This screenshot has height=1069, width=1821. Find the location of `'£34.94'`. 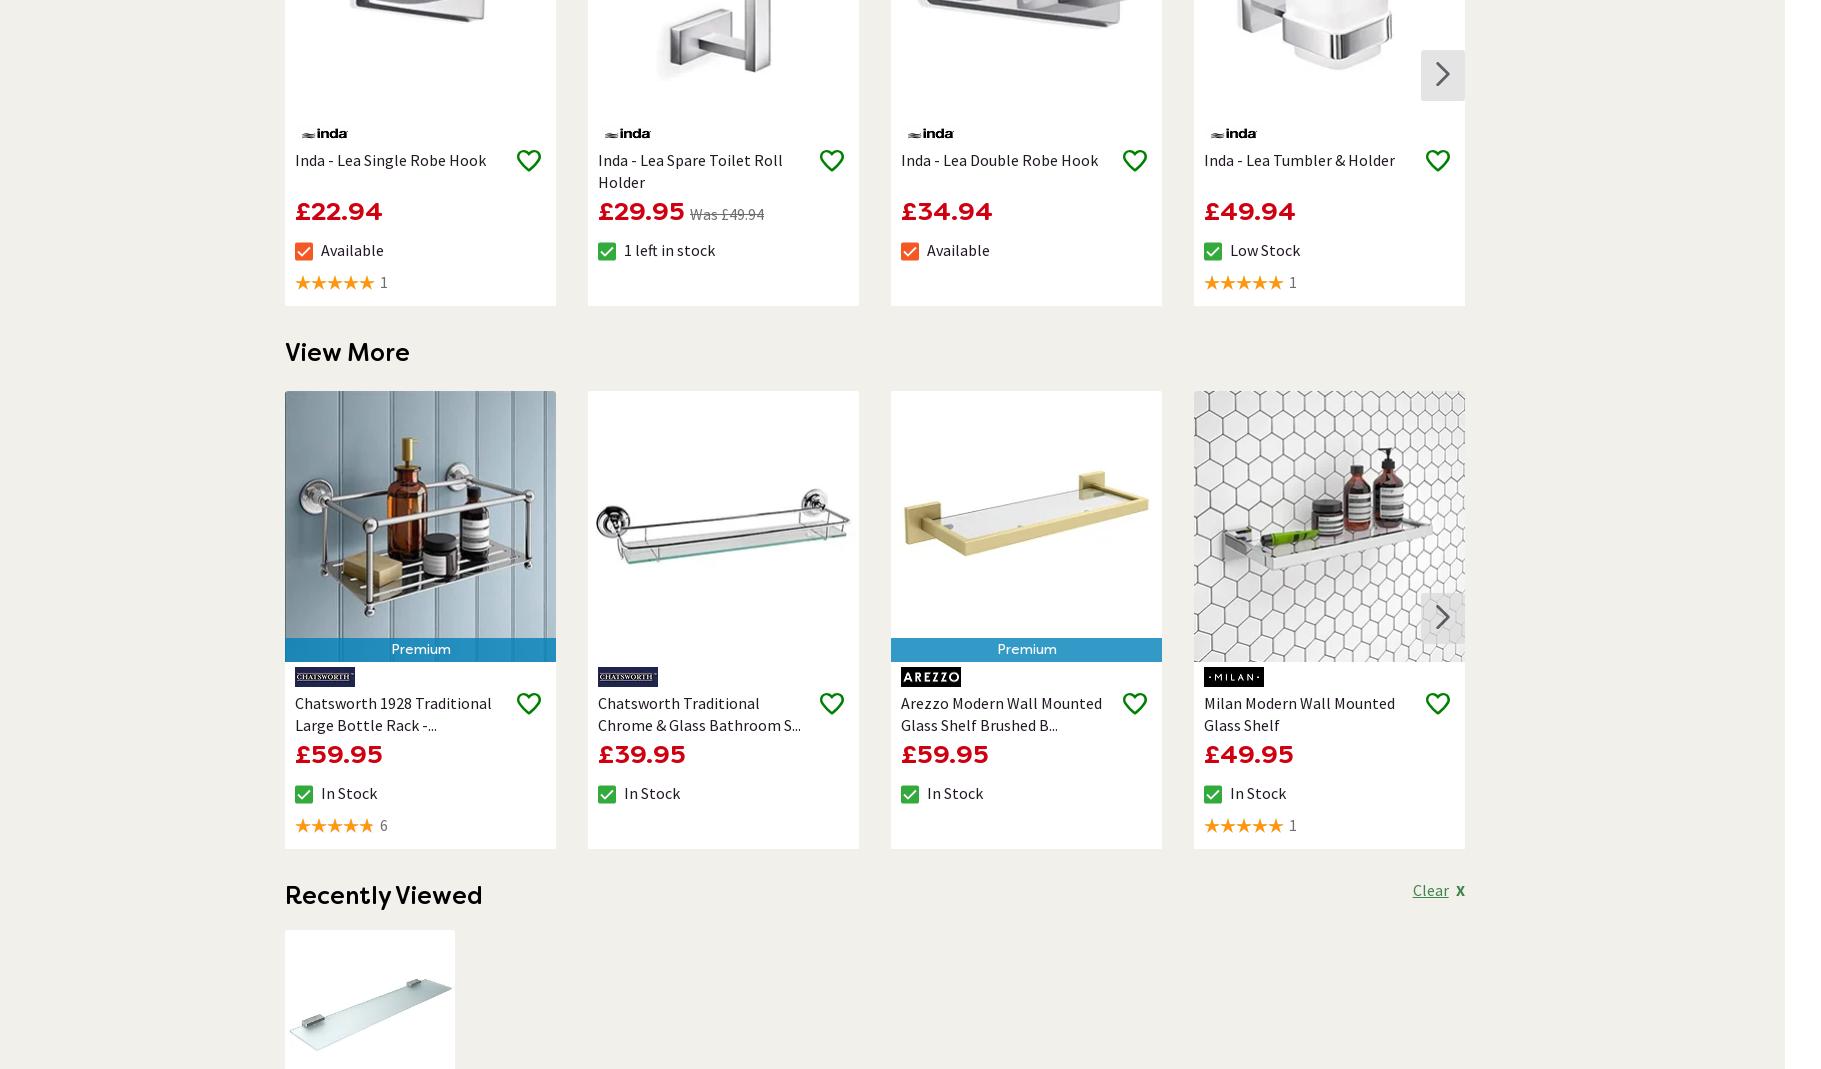

'£34.94' is located at coordinates (946, 210).